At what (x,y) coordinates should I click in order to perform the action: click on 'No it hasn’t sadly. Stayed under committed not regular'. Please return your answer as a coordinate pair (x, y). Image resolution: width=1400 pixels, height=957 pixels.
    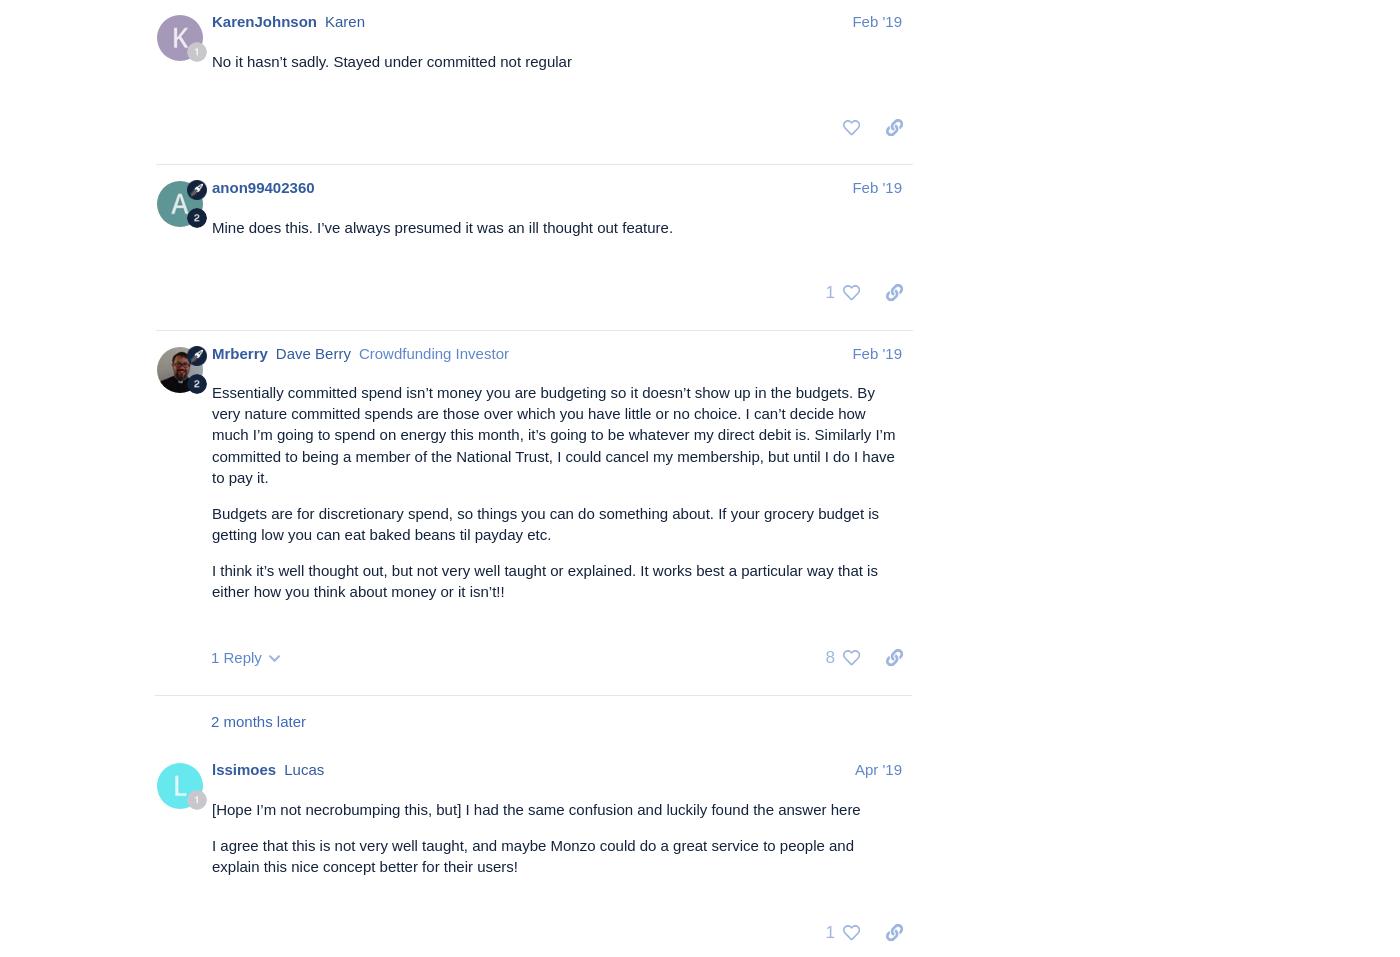
    Looking at the image, I should click on (211, 59).